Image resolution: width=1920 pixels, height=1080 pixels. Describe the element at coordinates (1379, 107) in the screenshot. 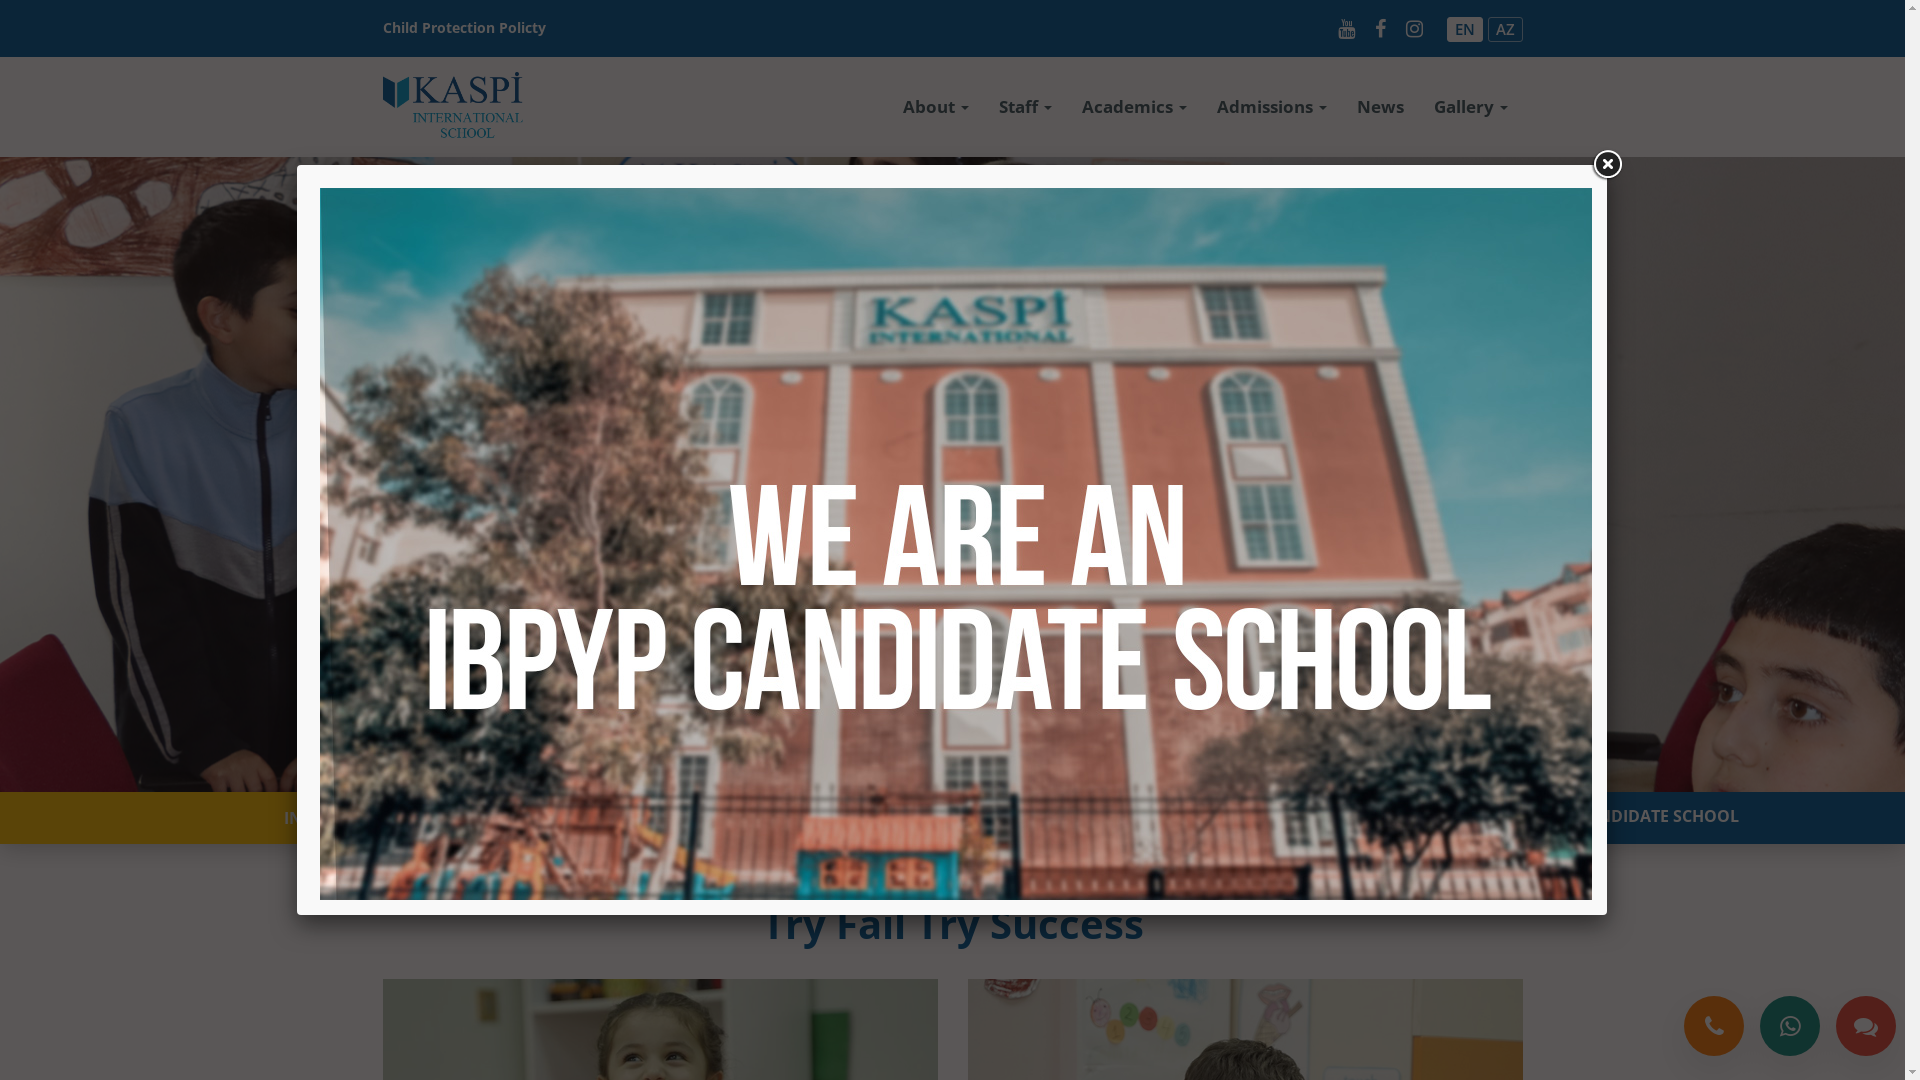

I see `'News'` at that location.